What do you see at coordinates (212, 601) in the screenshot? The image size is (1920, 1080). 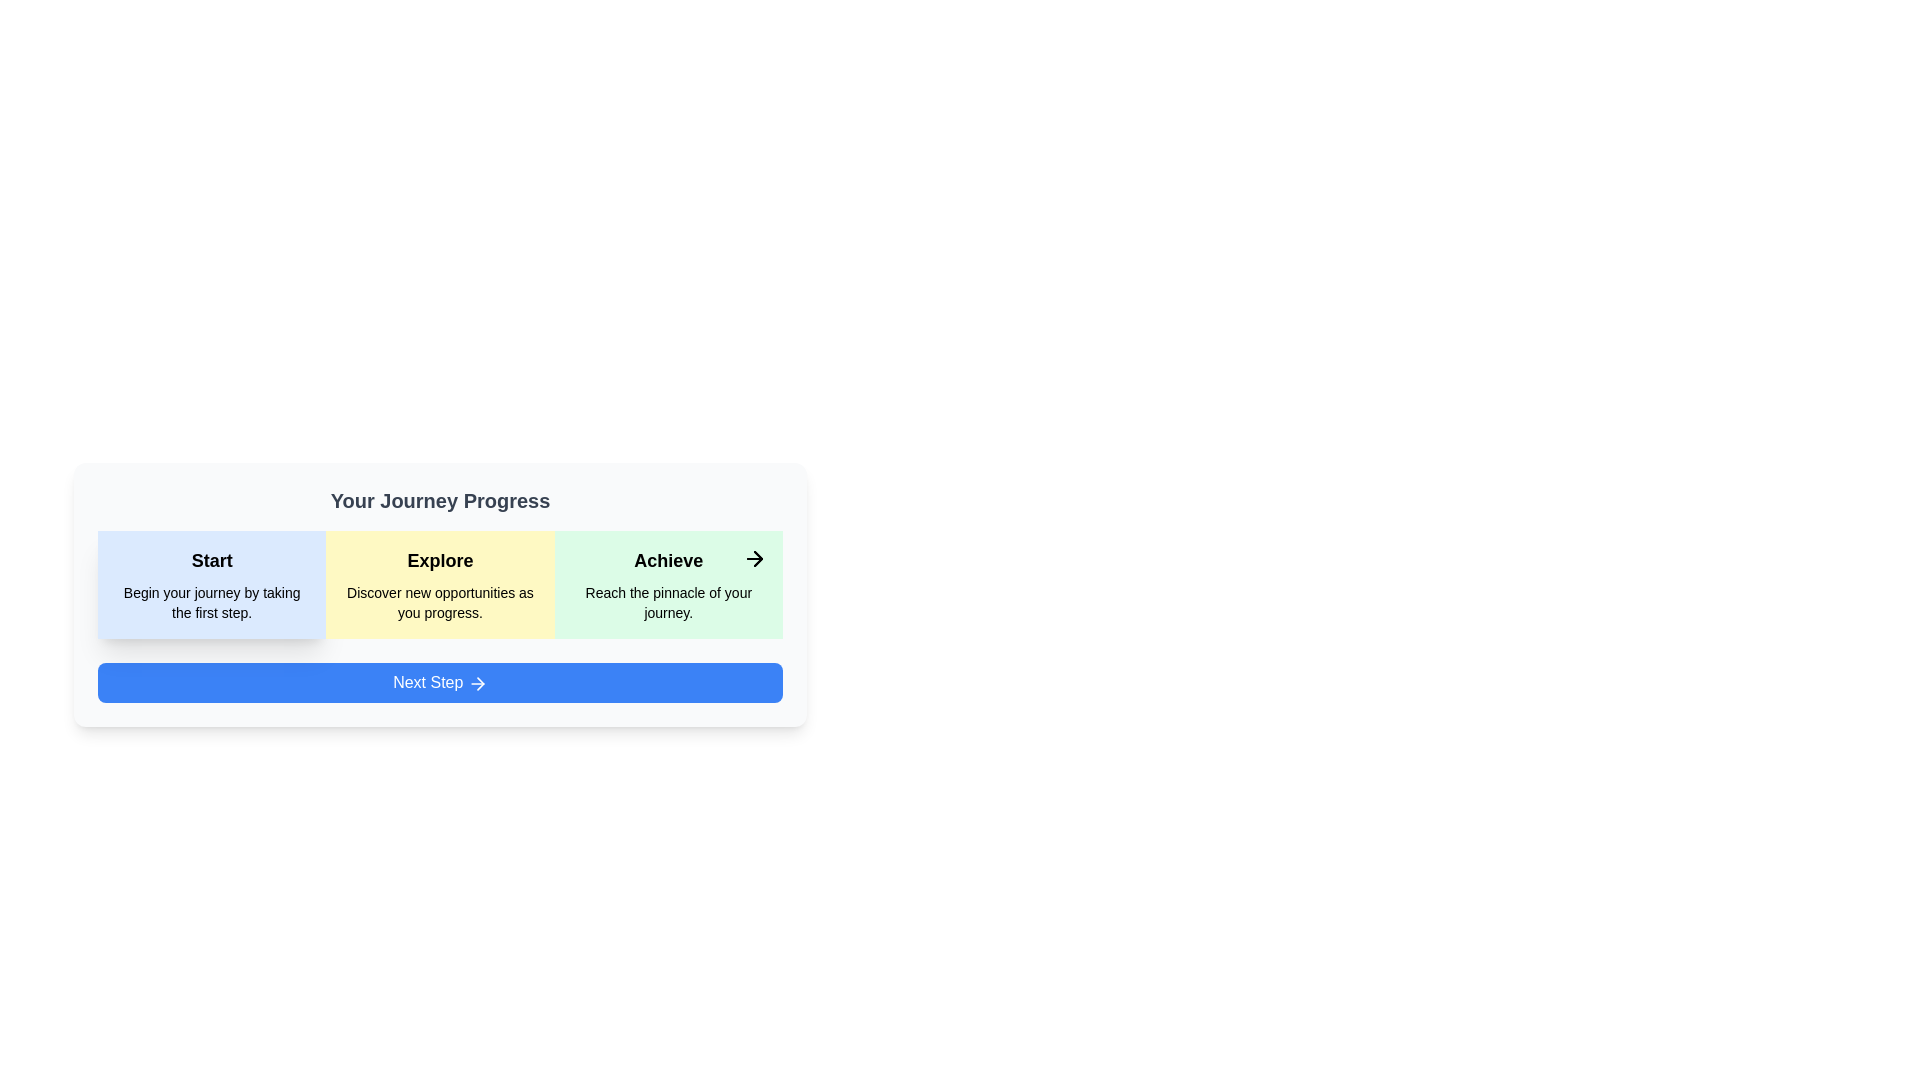 I see `the descriptive text label that provides information about the 'Start' phase, located below the 'Start' heading in the leftmost section of the layout` at bounding box center [212, 601].